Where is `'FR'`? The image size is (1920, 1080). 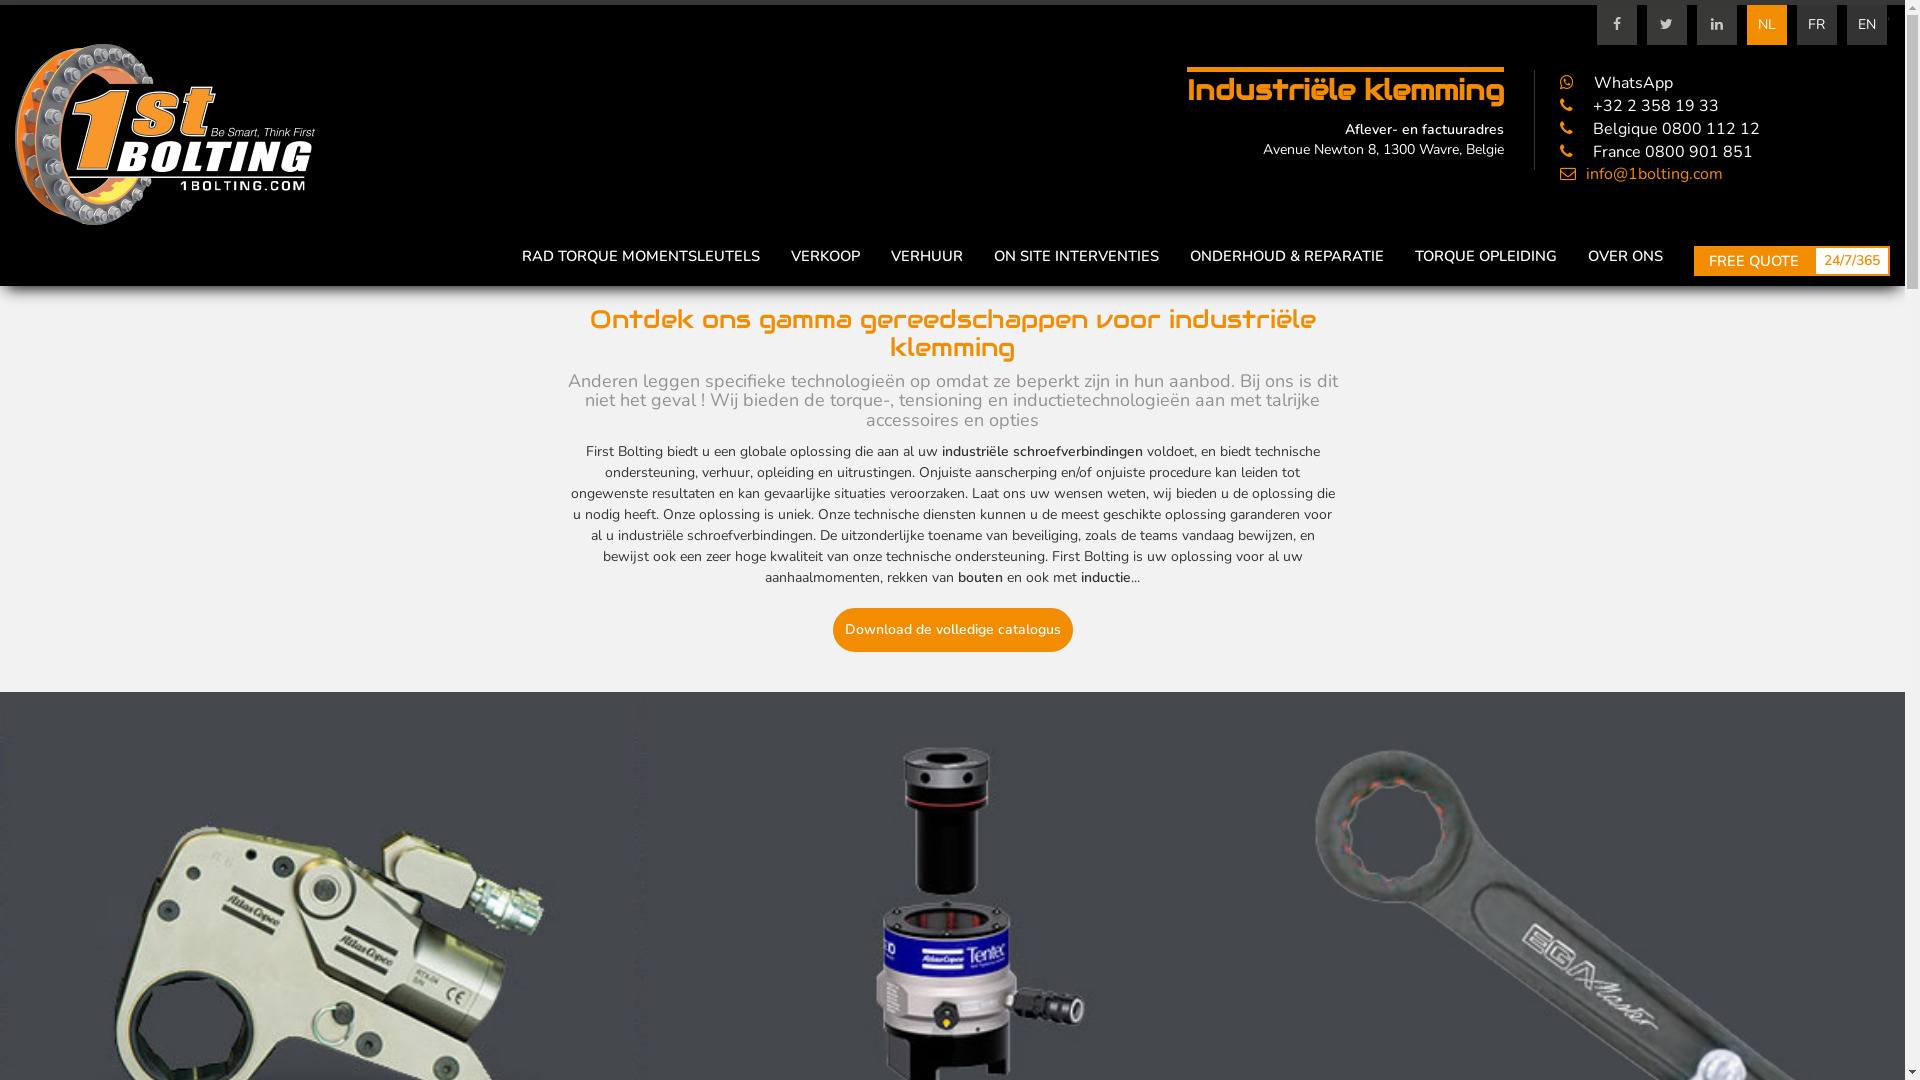 'FR' is located at coordinates (1817, 24).